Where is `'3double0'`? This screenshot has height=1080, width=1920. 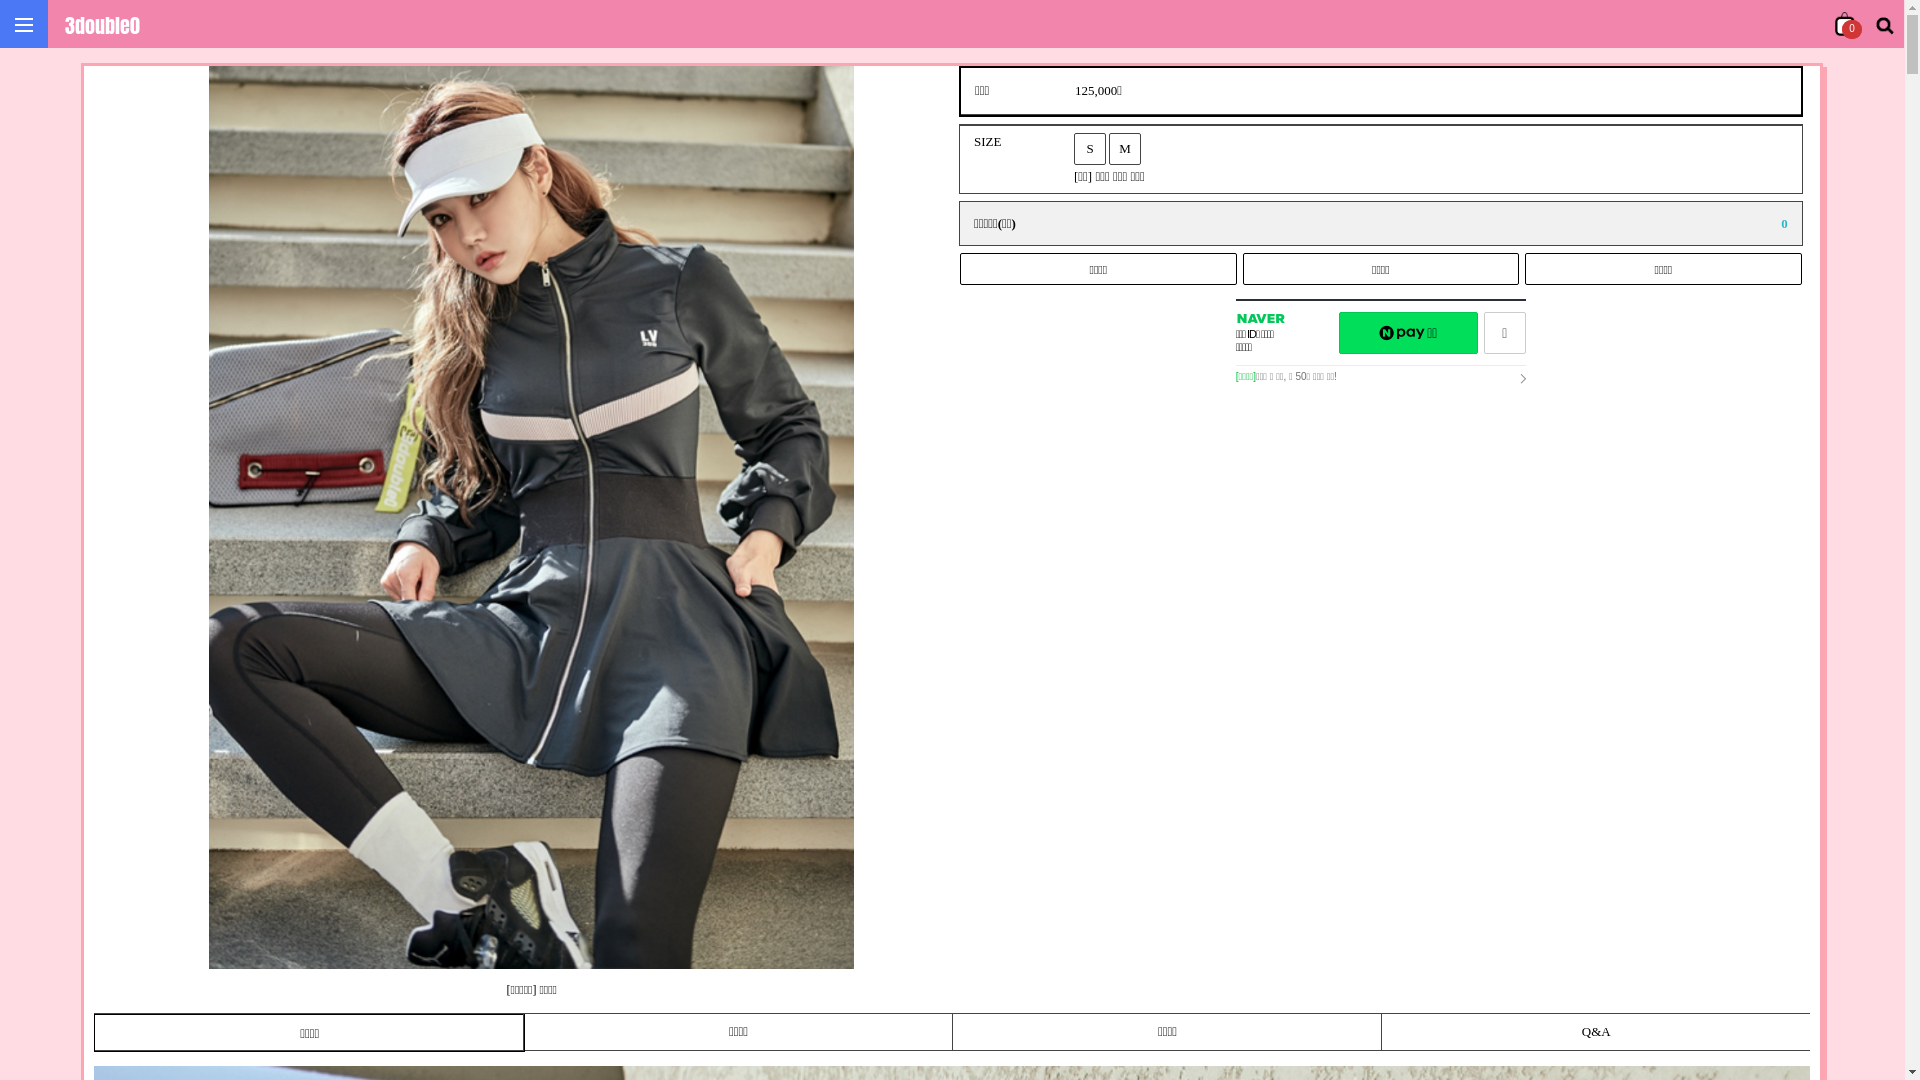 '3double0' is located at coordinates (65, 25).